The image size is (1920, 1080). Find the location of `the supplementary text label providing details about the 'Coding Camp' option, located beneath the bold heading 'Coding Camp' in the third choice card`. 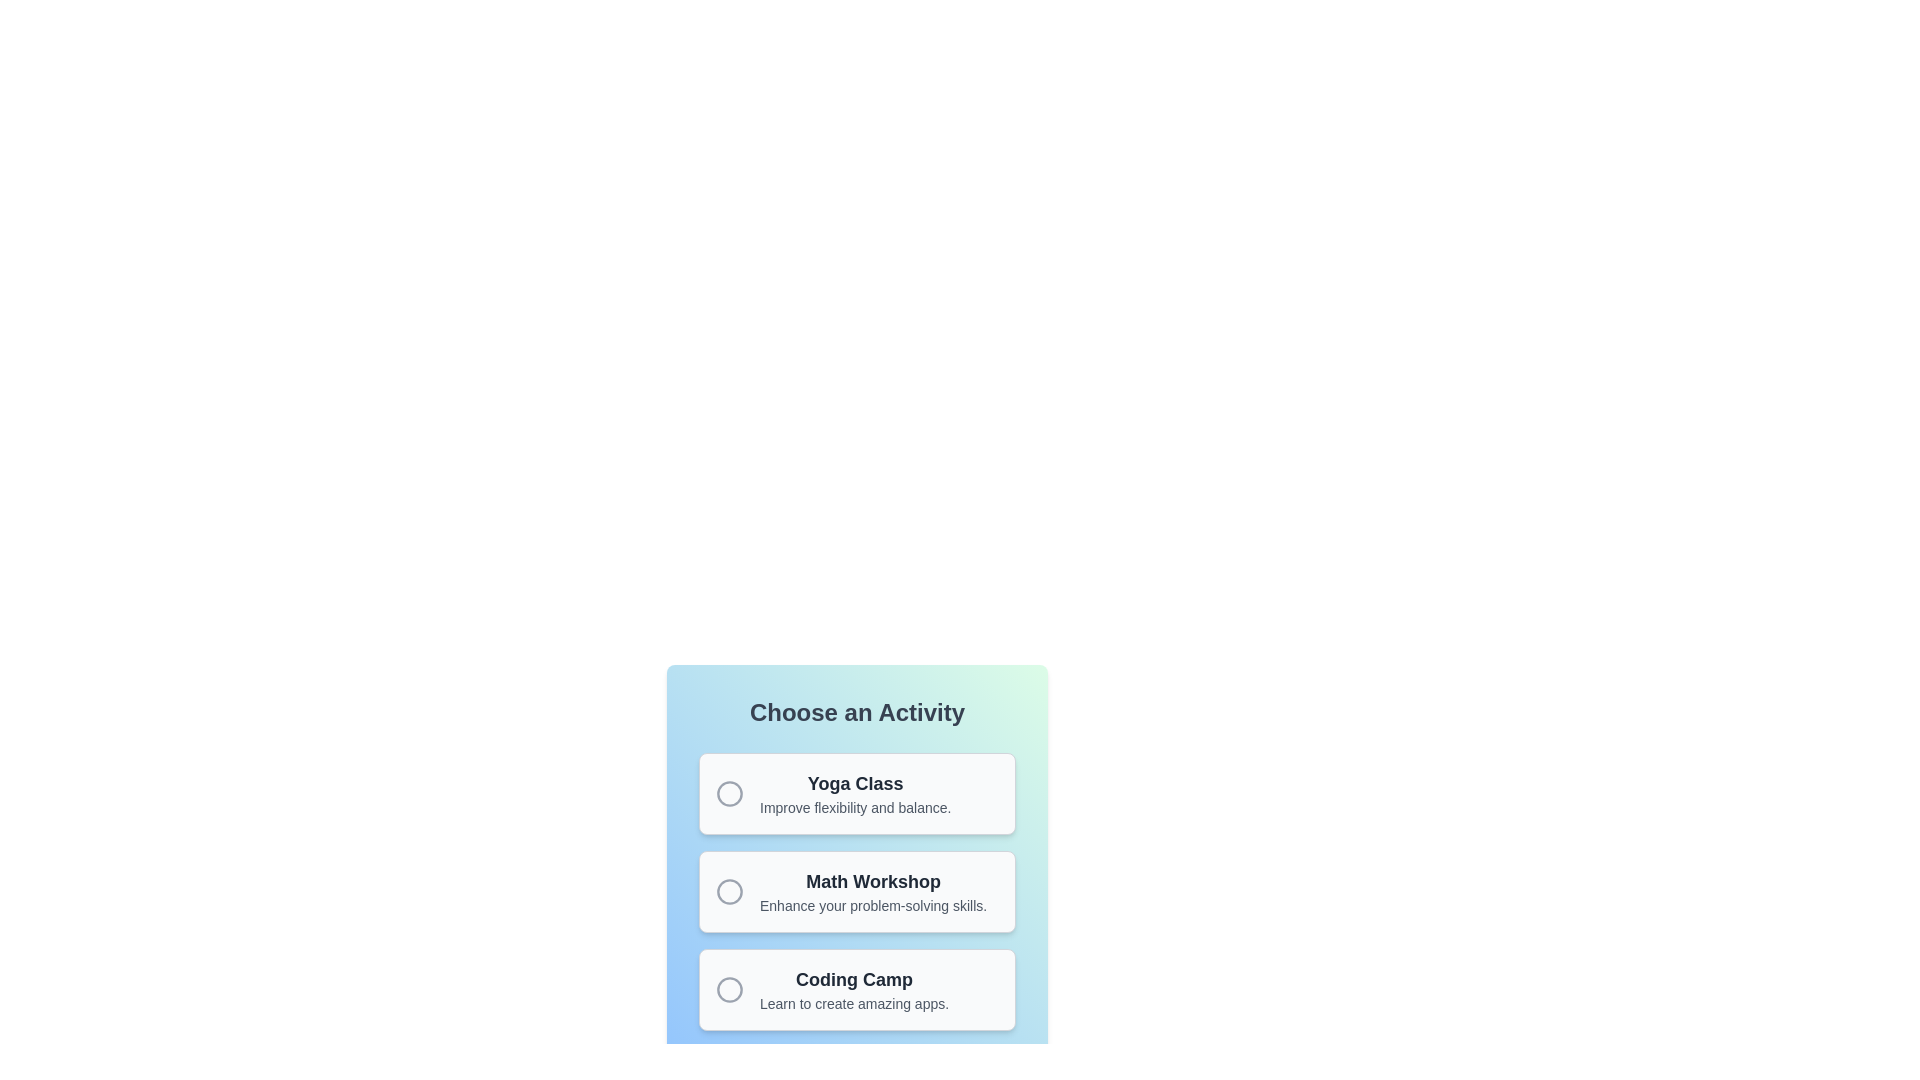

the supplementary text label providing details about the 'Coding Camp' option, located beneath the bold heading 'Coding Camp' in the third choice card is located at coordinates (854, 1003).